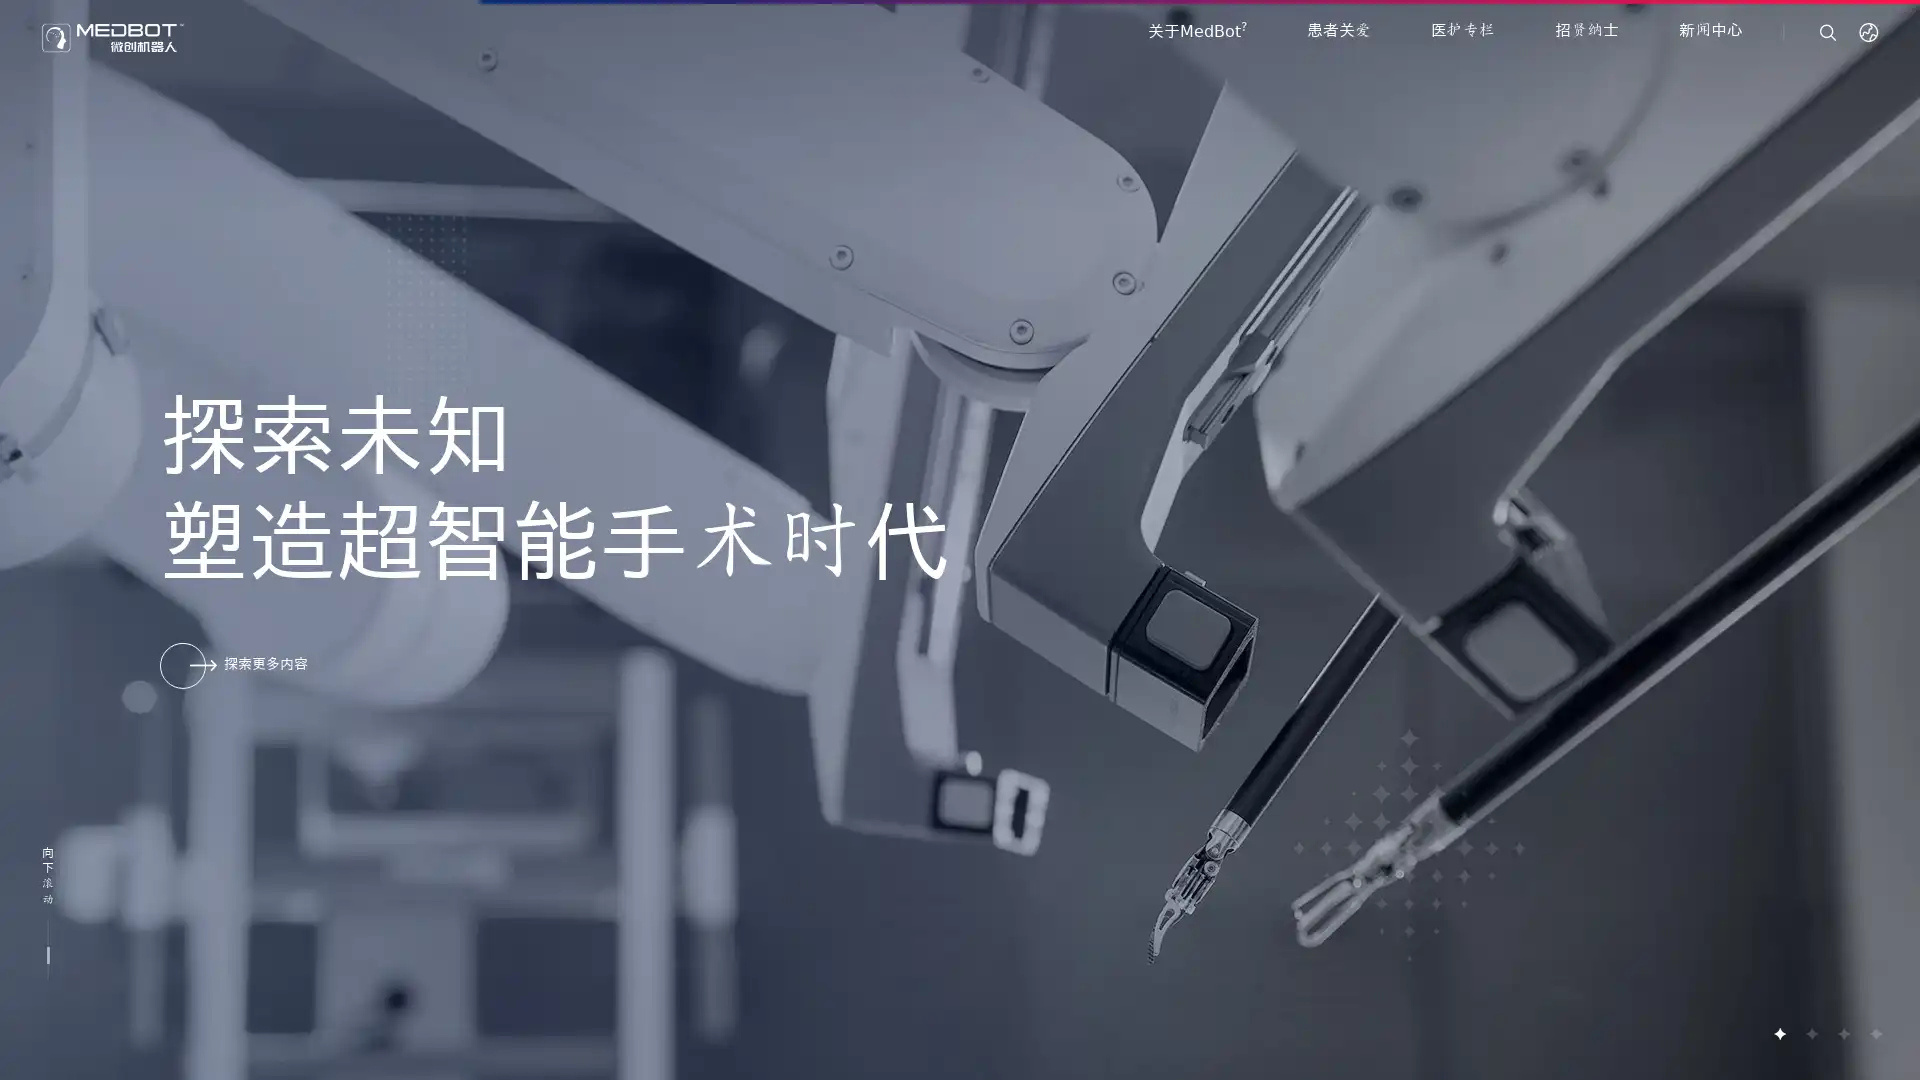 The image size is (1920, 1080). I want to click on Go to slide 4, so click(1874, 1033).